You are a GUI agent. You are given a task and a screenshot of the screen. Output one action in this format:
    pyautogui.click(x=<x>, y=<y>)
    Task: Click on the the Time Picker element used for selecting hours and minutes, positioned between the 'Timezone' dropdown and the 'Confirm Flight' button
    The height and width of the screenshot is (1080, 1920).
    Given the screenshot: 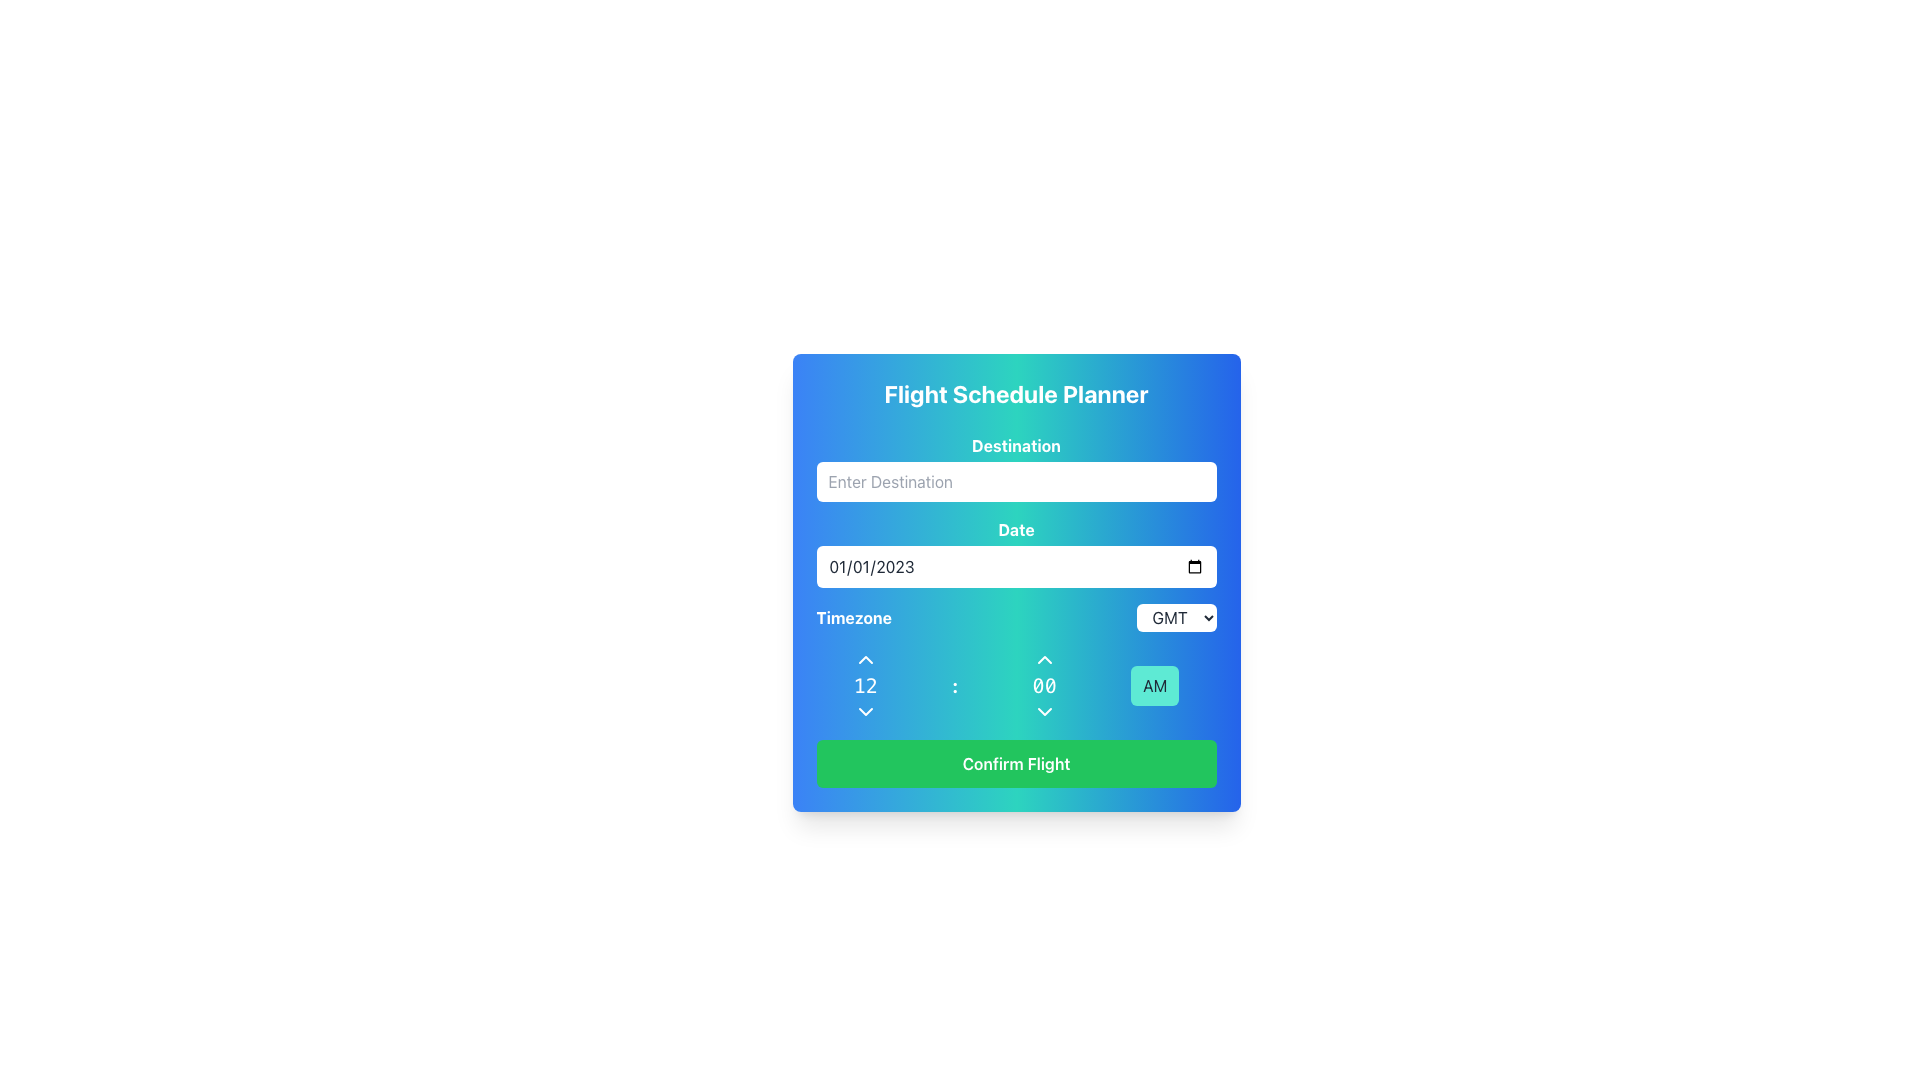 What is the action you would take?
    pyautogui.click(x=1016, y=685)
    